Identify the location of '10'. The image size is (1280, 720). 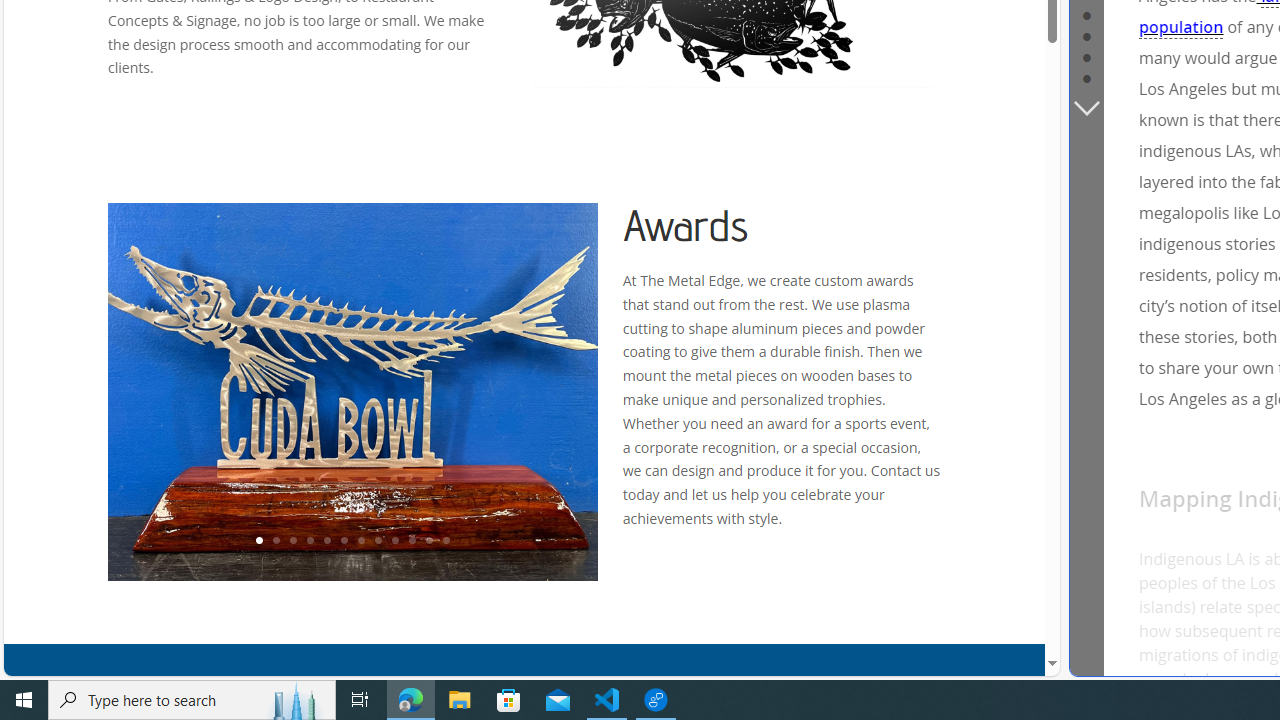
(411, 541).